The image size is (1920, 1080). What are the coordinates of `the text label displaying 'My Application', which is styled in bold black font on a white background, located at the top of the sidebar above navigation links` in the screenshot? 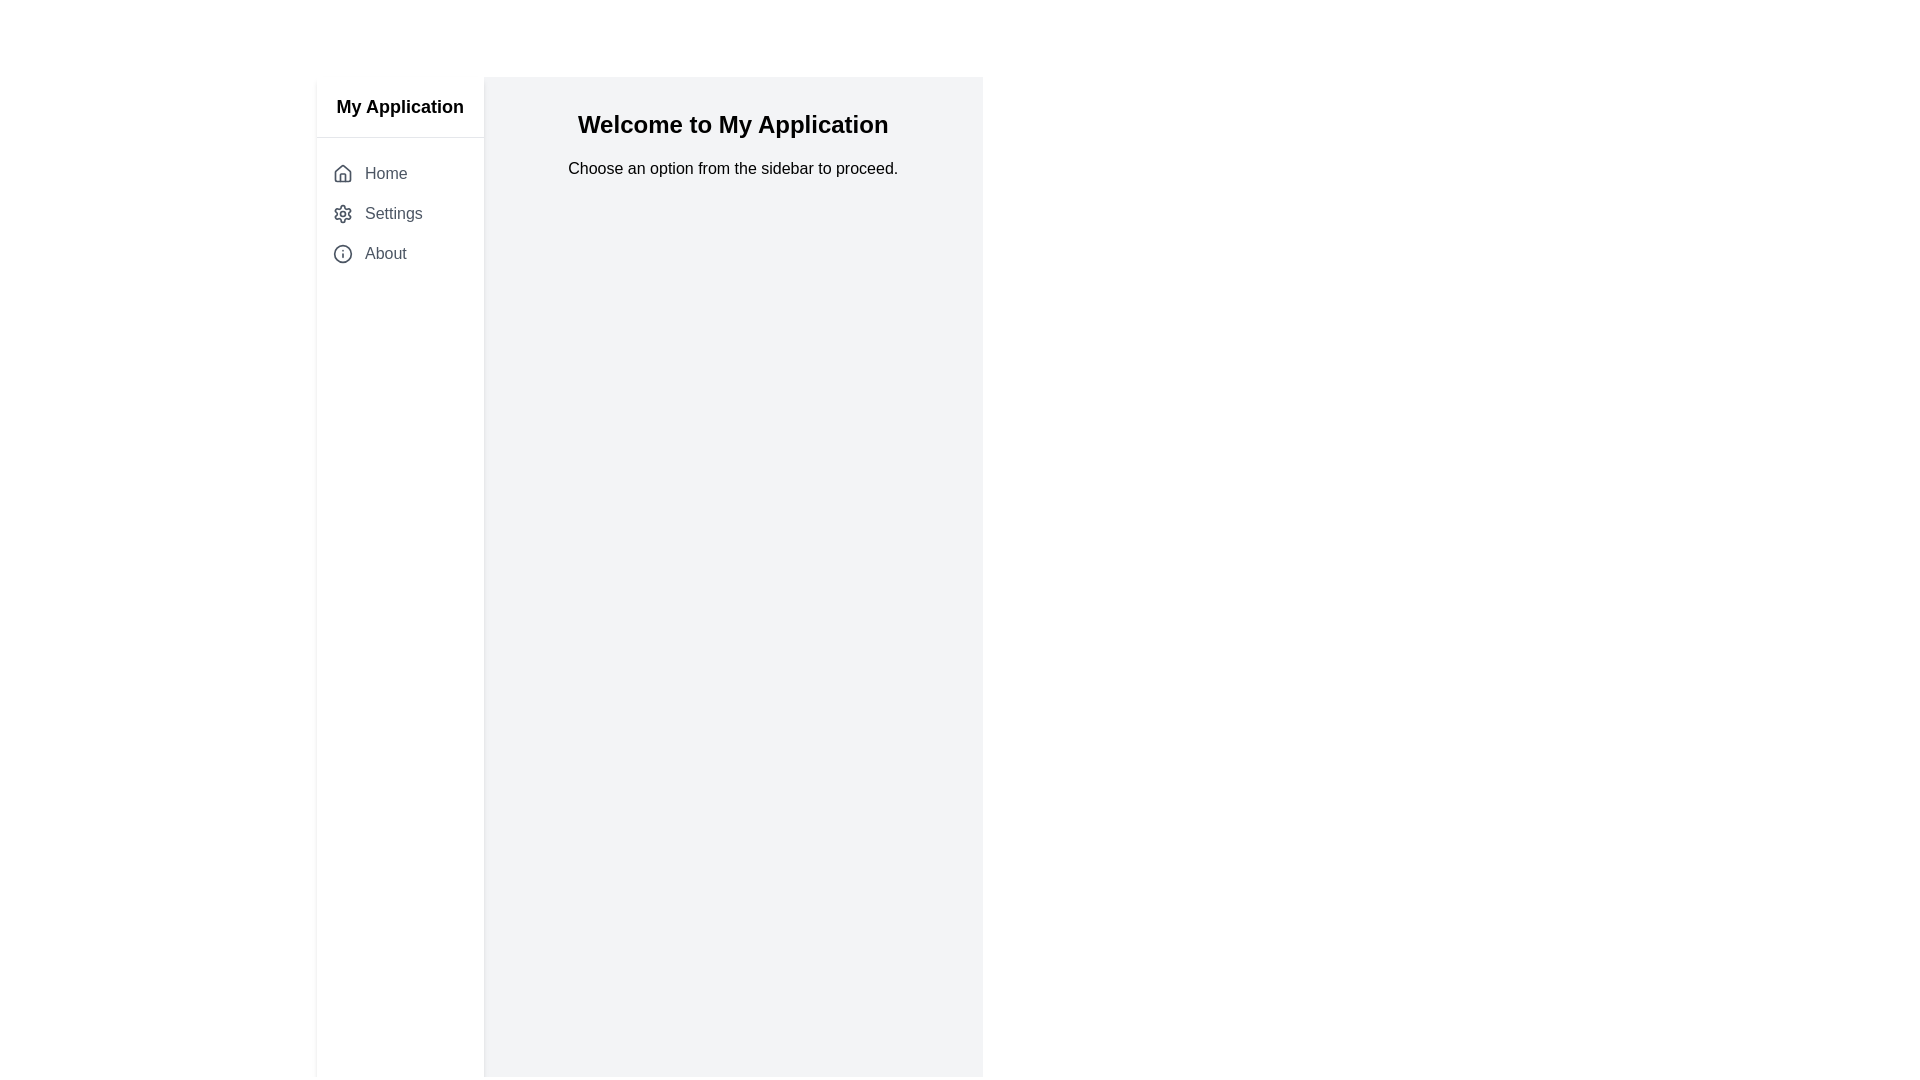 It's located at (400, 107).